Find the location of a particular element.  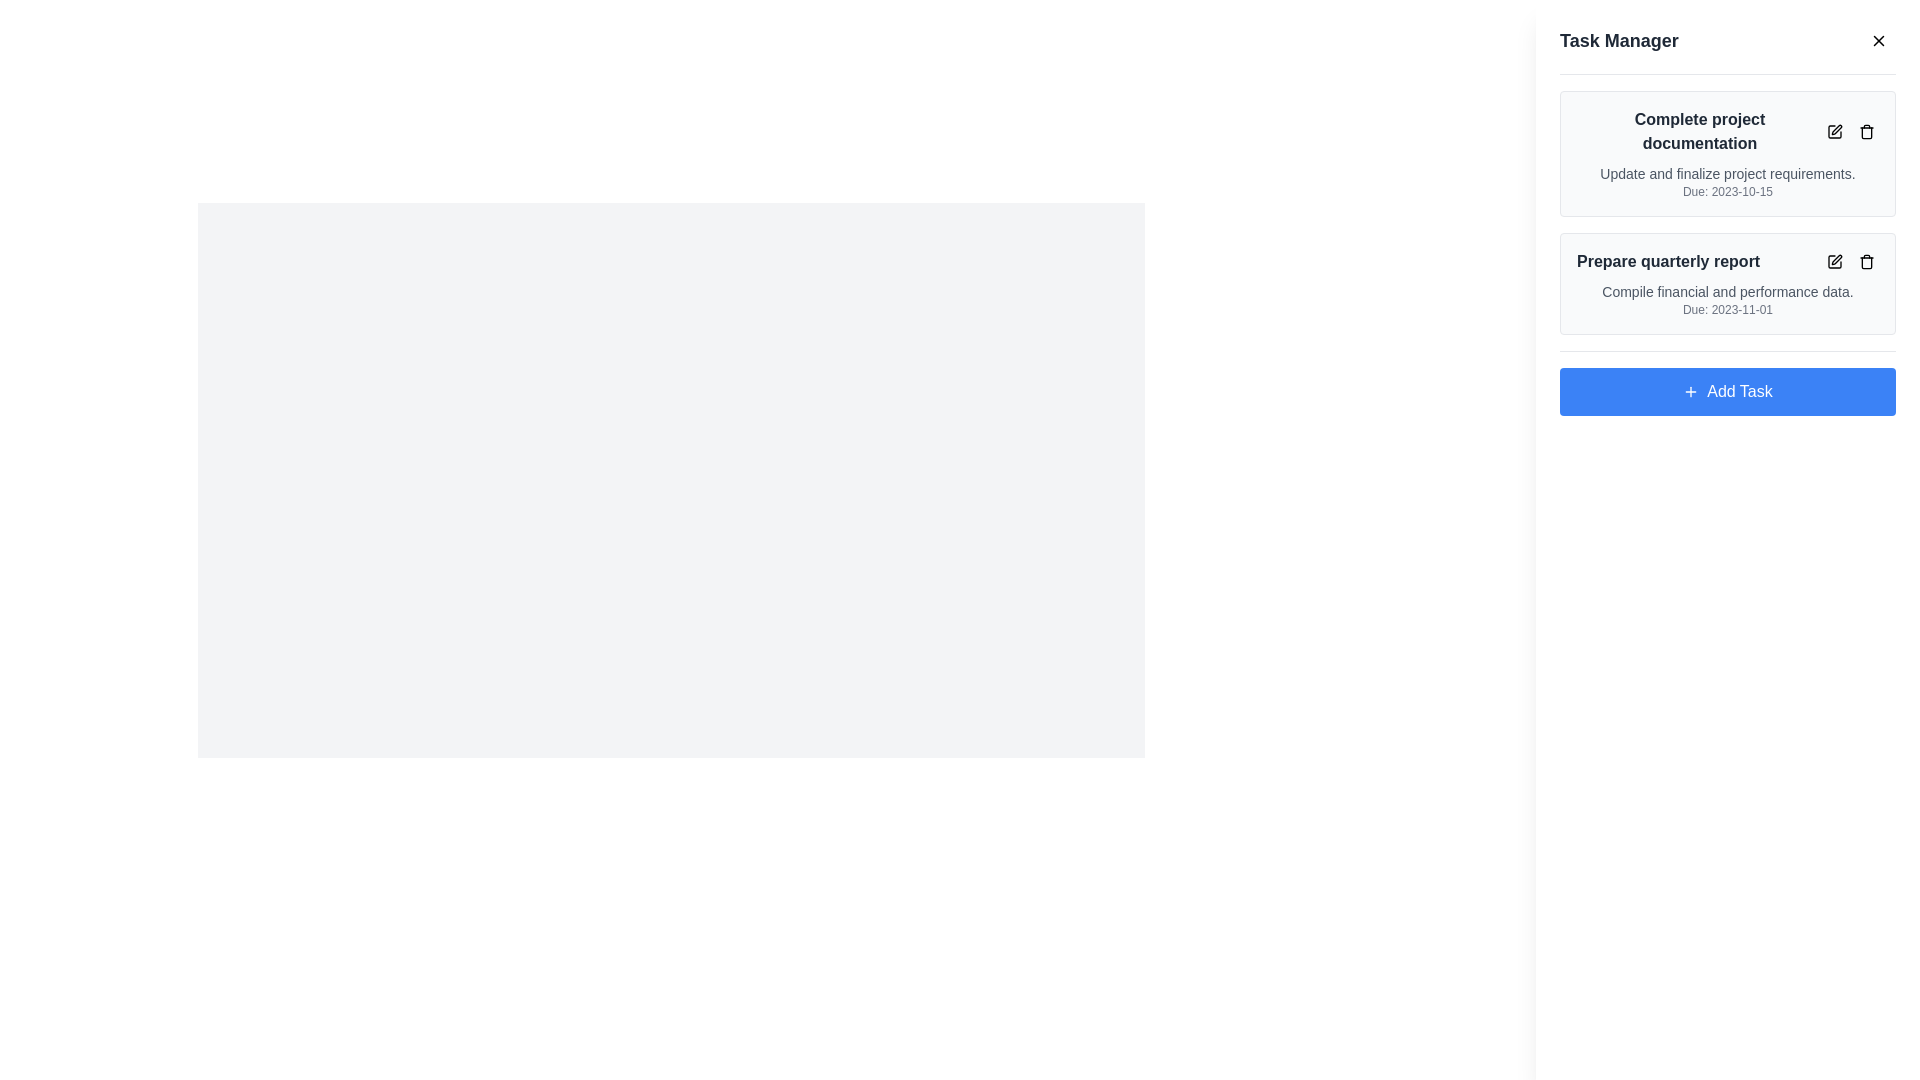

the trash can icon is located at coordinates (1850, 261).